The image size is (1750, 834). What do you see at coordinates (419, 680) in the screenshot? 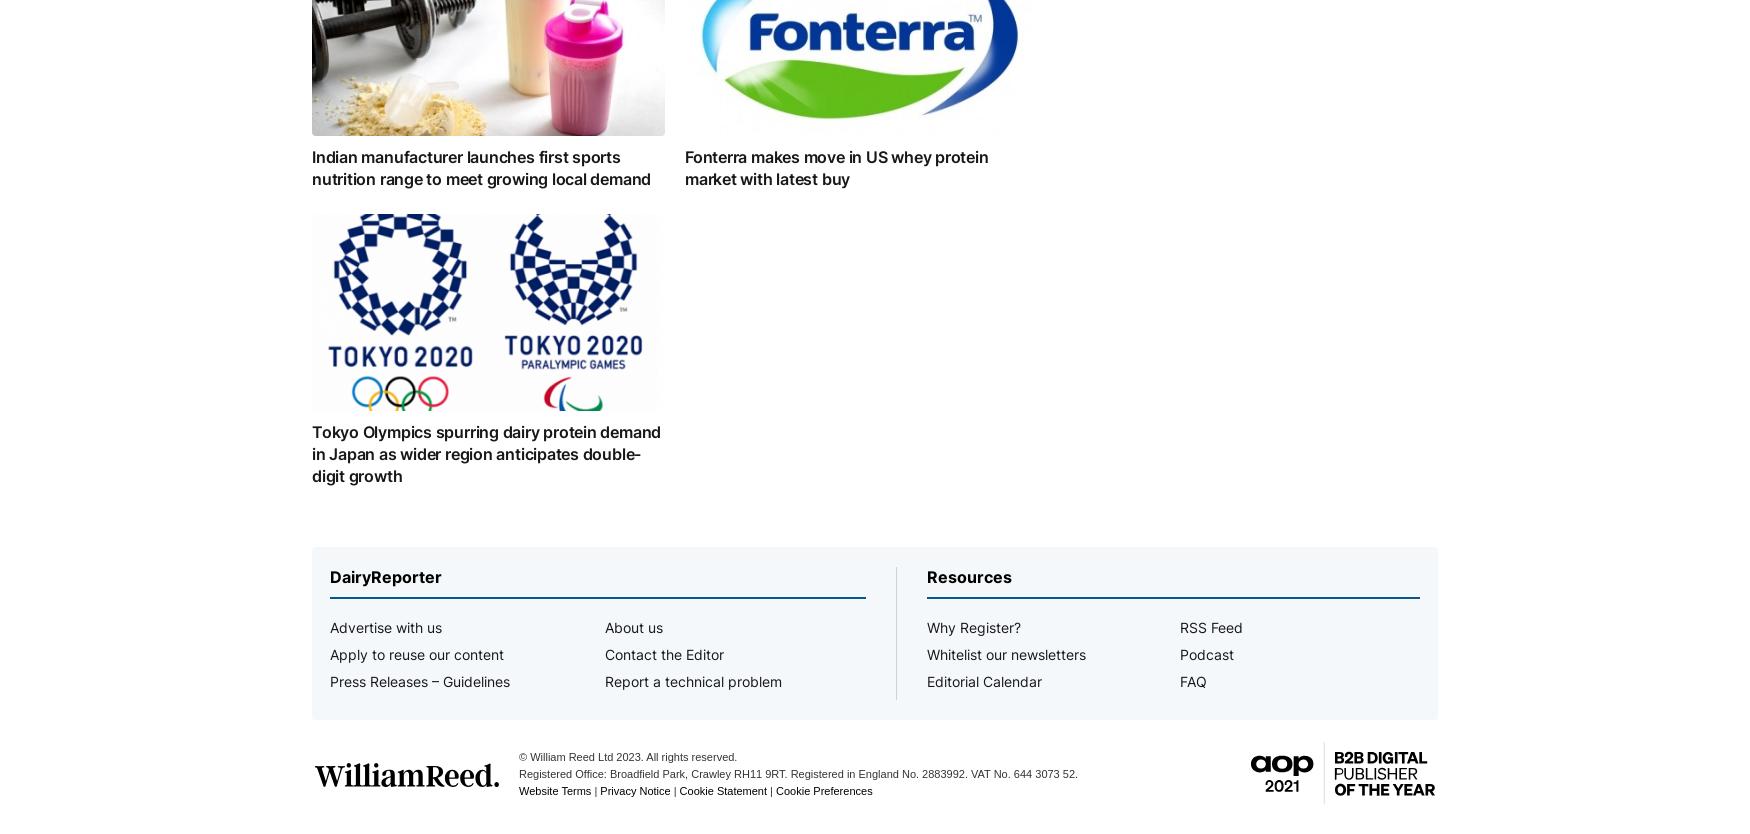
I see `'Press Releases – Guidelines'` at bounding box center [419, 680].